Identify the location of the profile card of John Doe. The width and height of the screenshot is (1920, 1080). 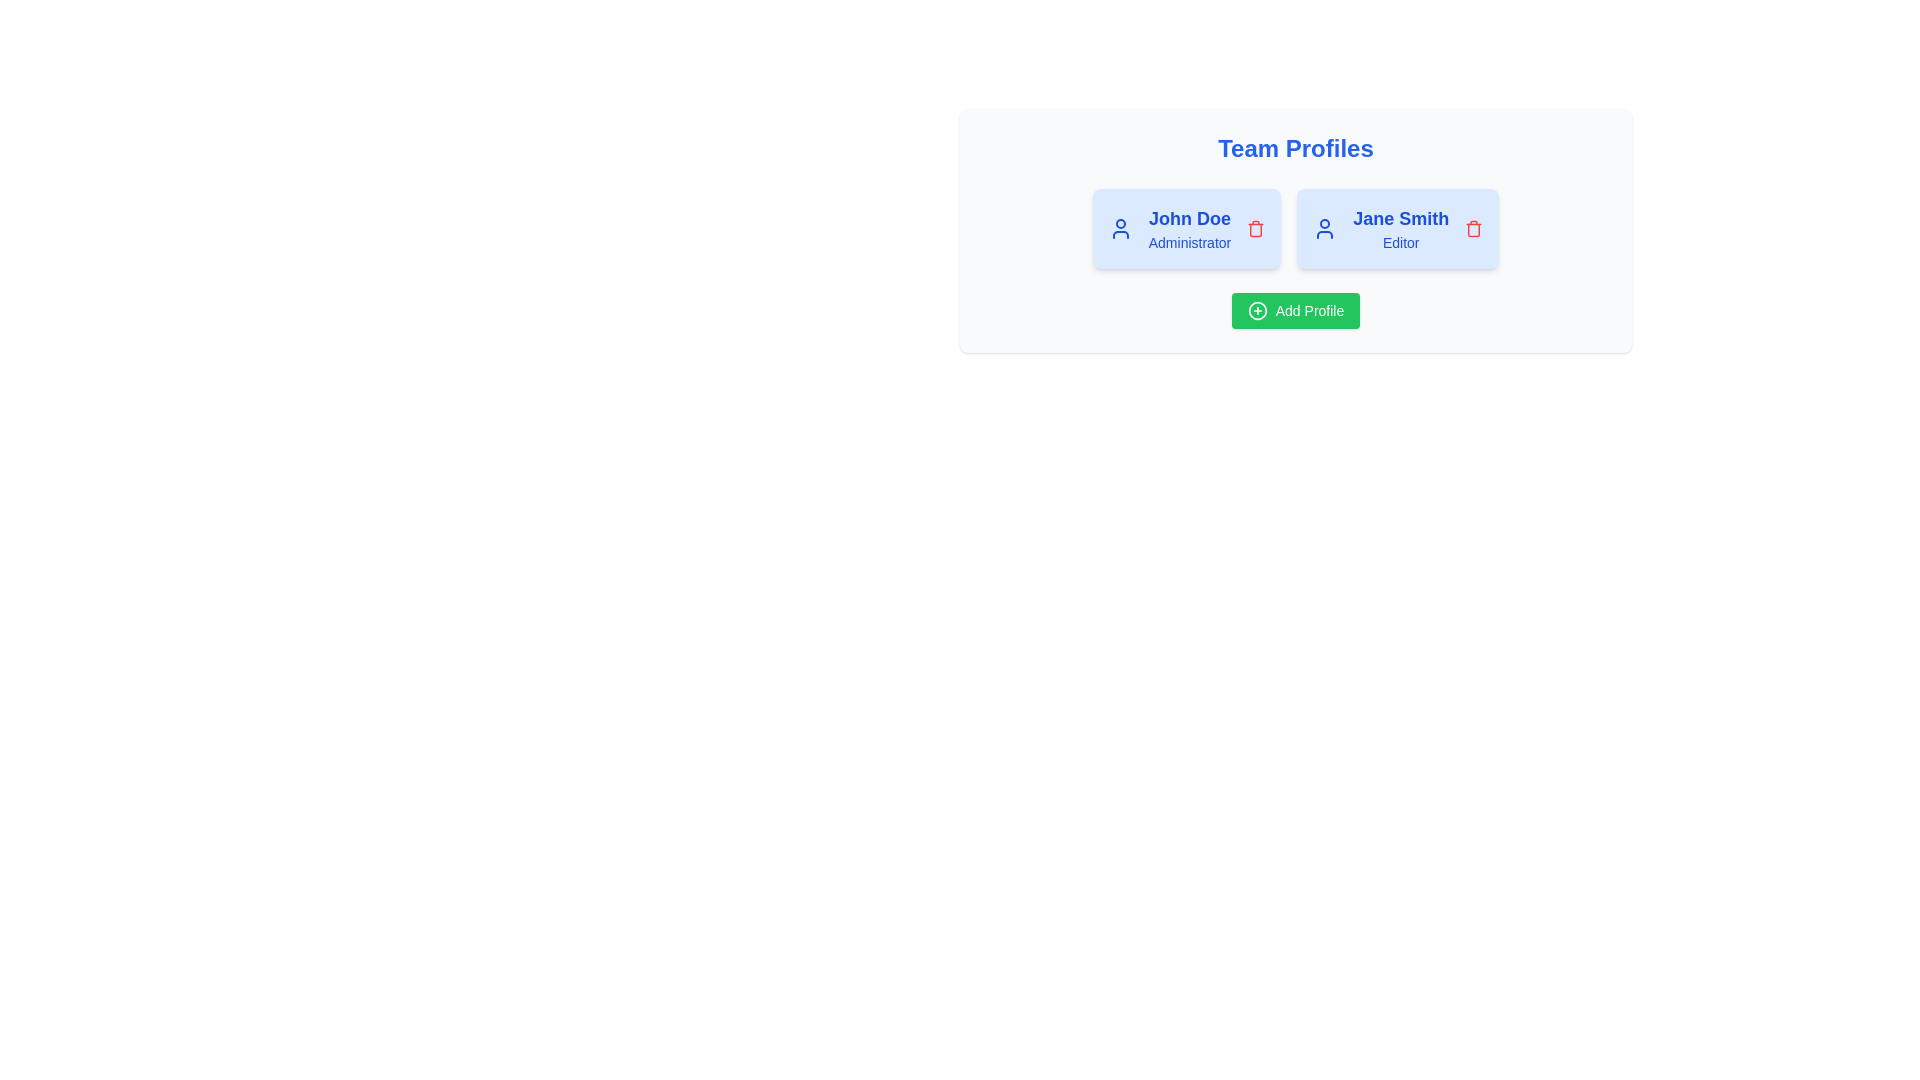
(1186, 227).